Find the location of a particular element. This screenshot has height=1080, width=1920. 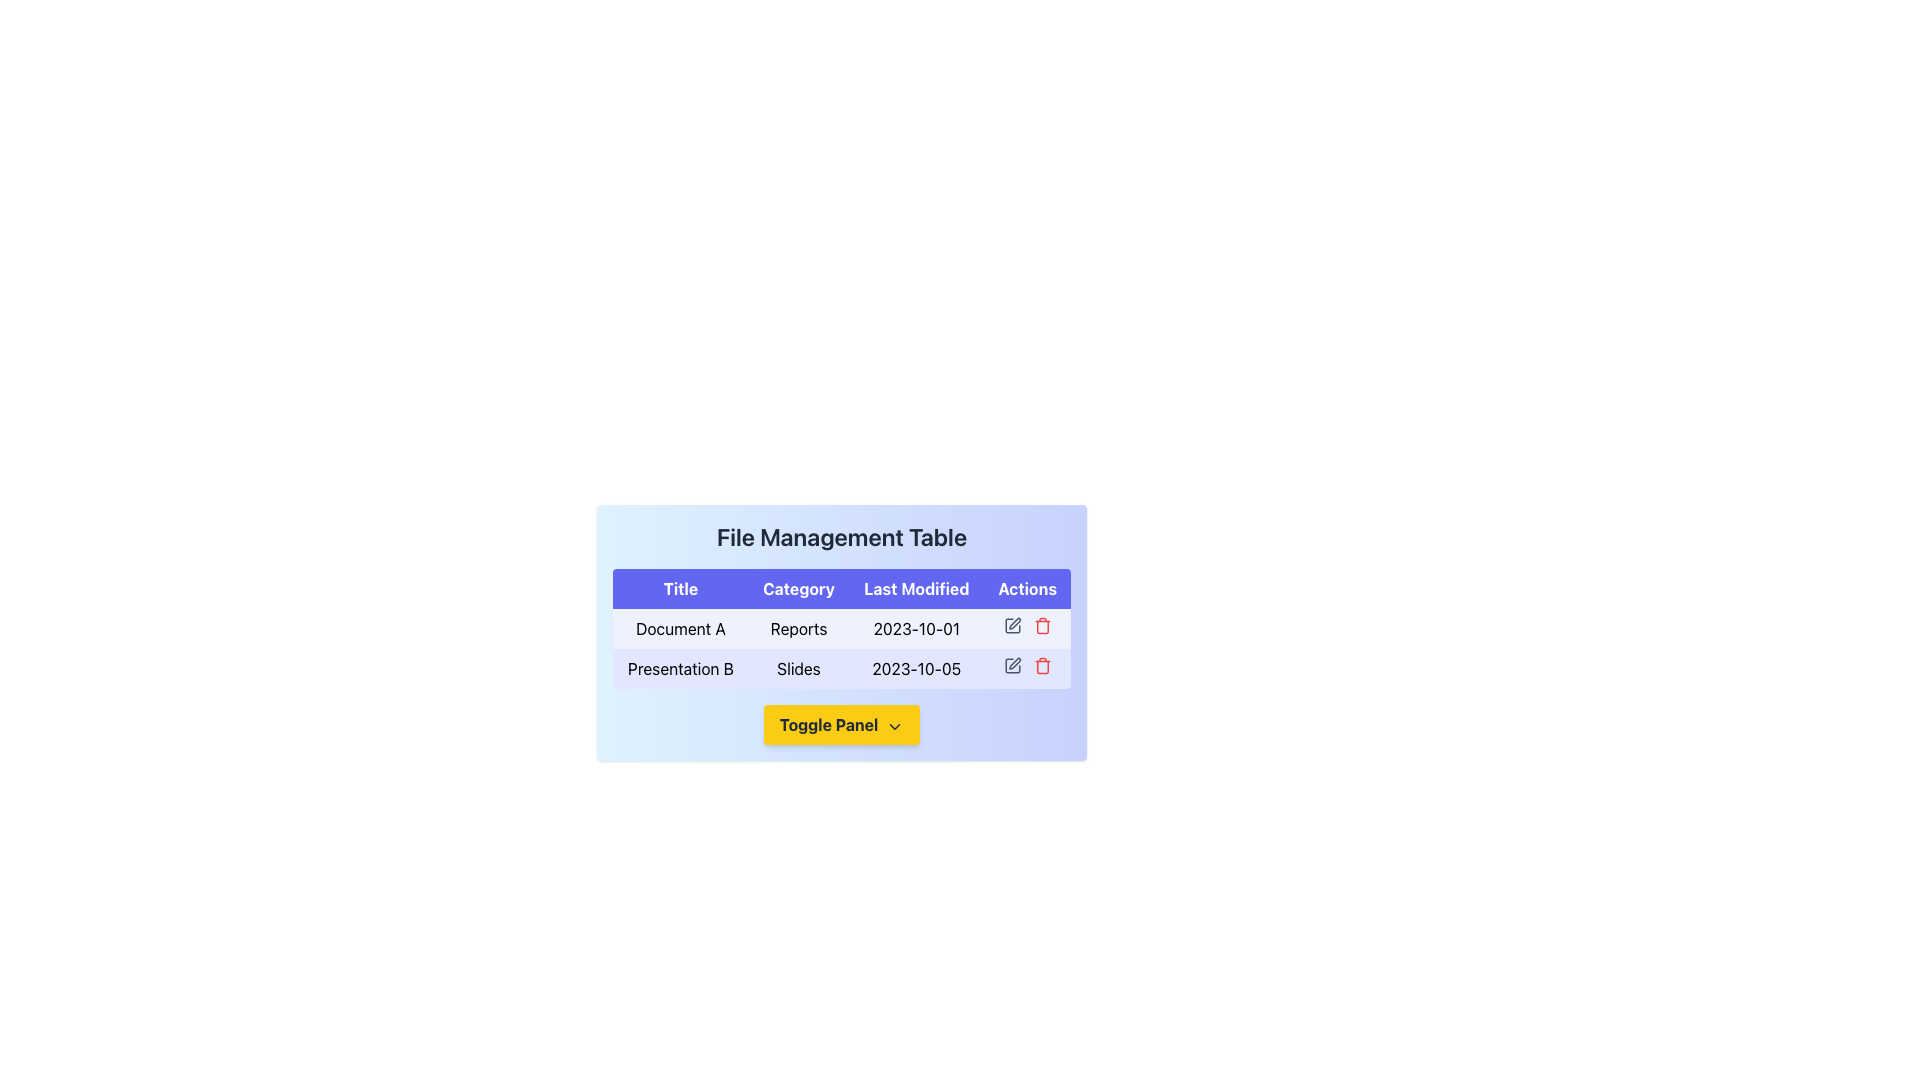

the 'Slides' text label element located in the second row of the table under the 'Category' column, which is centrally aligned between 'Presentation B' and '2023-10-05' is located at coordinates (798, 668).